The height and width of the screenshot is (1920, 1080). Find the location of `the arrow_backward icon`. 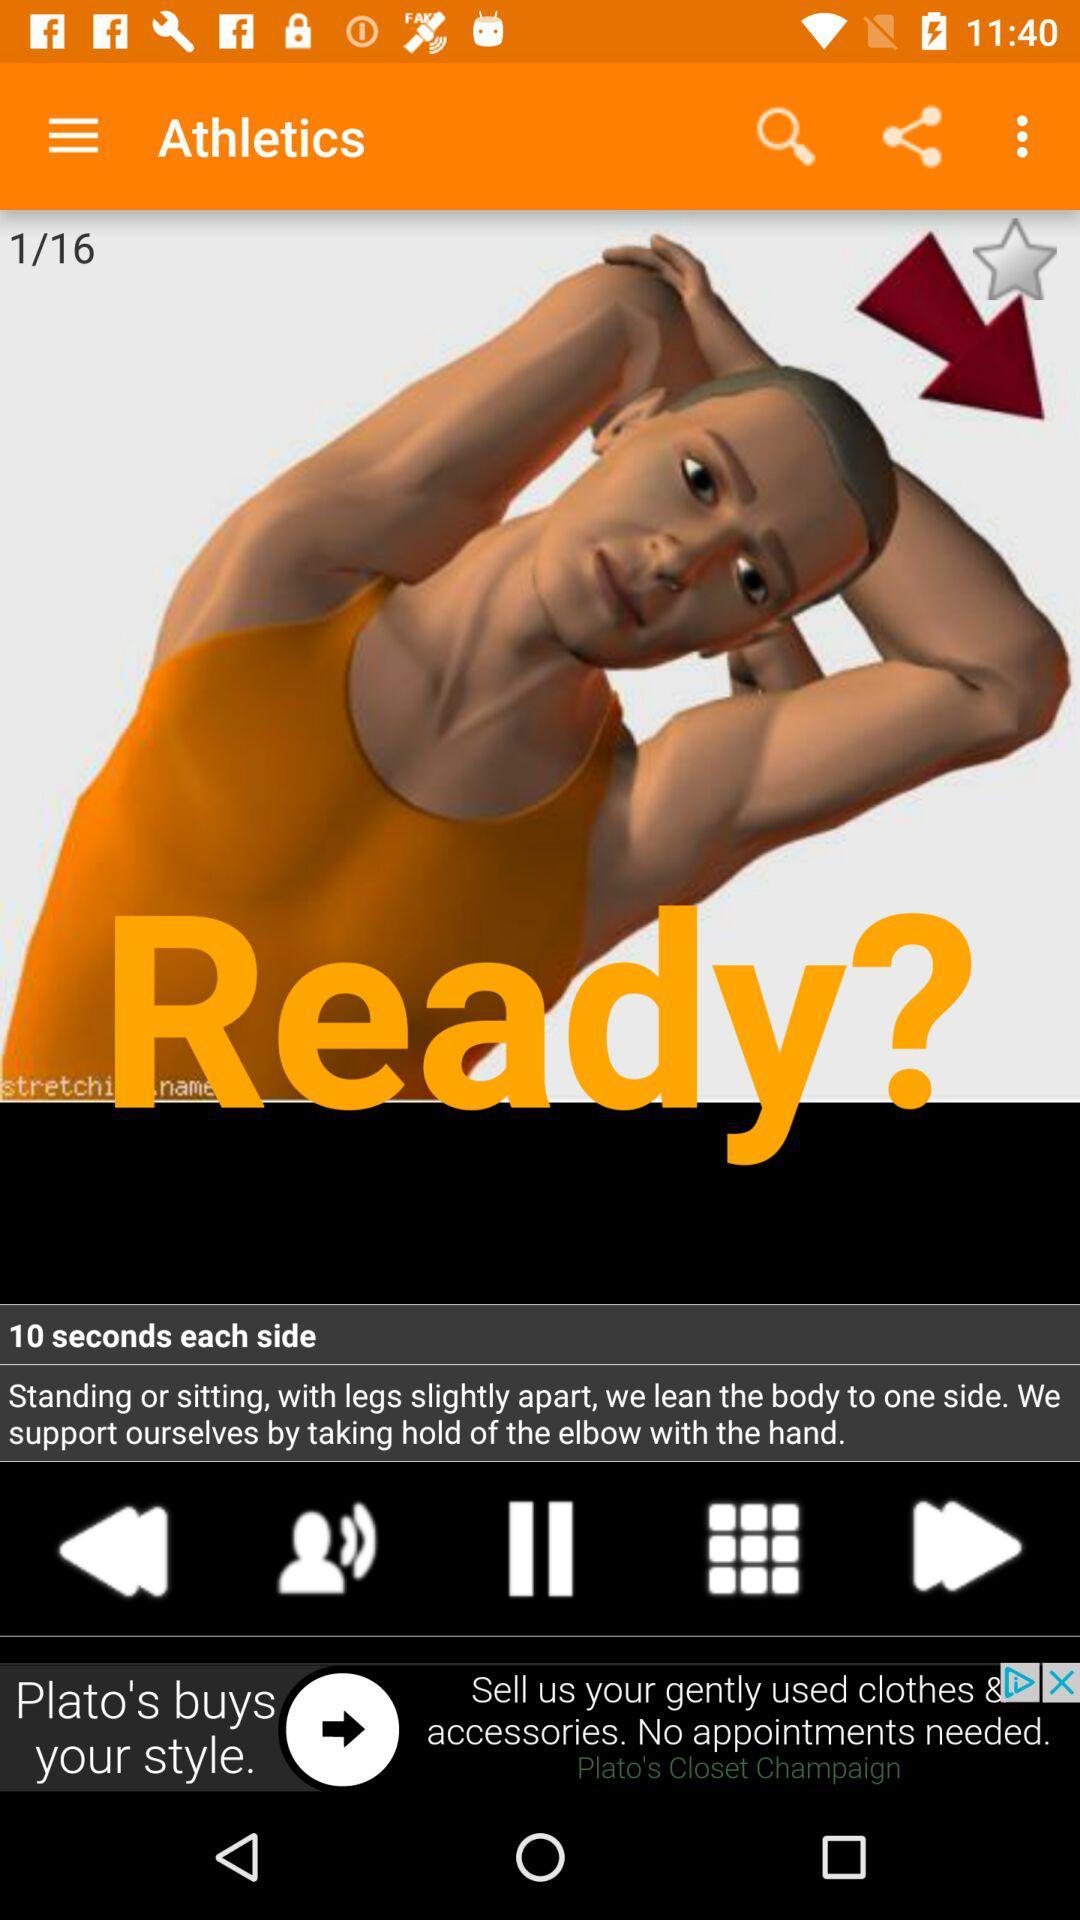

the arrow_backward icon is located at coordinates (114, 1547).